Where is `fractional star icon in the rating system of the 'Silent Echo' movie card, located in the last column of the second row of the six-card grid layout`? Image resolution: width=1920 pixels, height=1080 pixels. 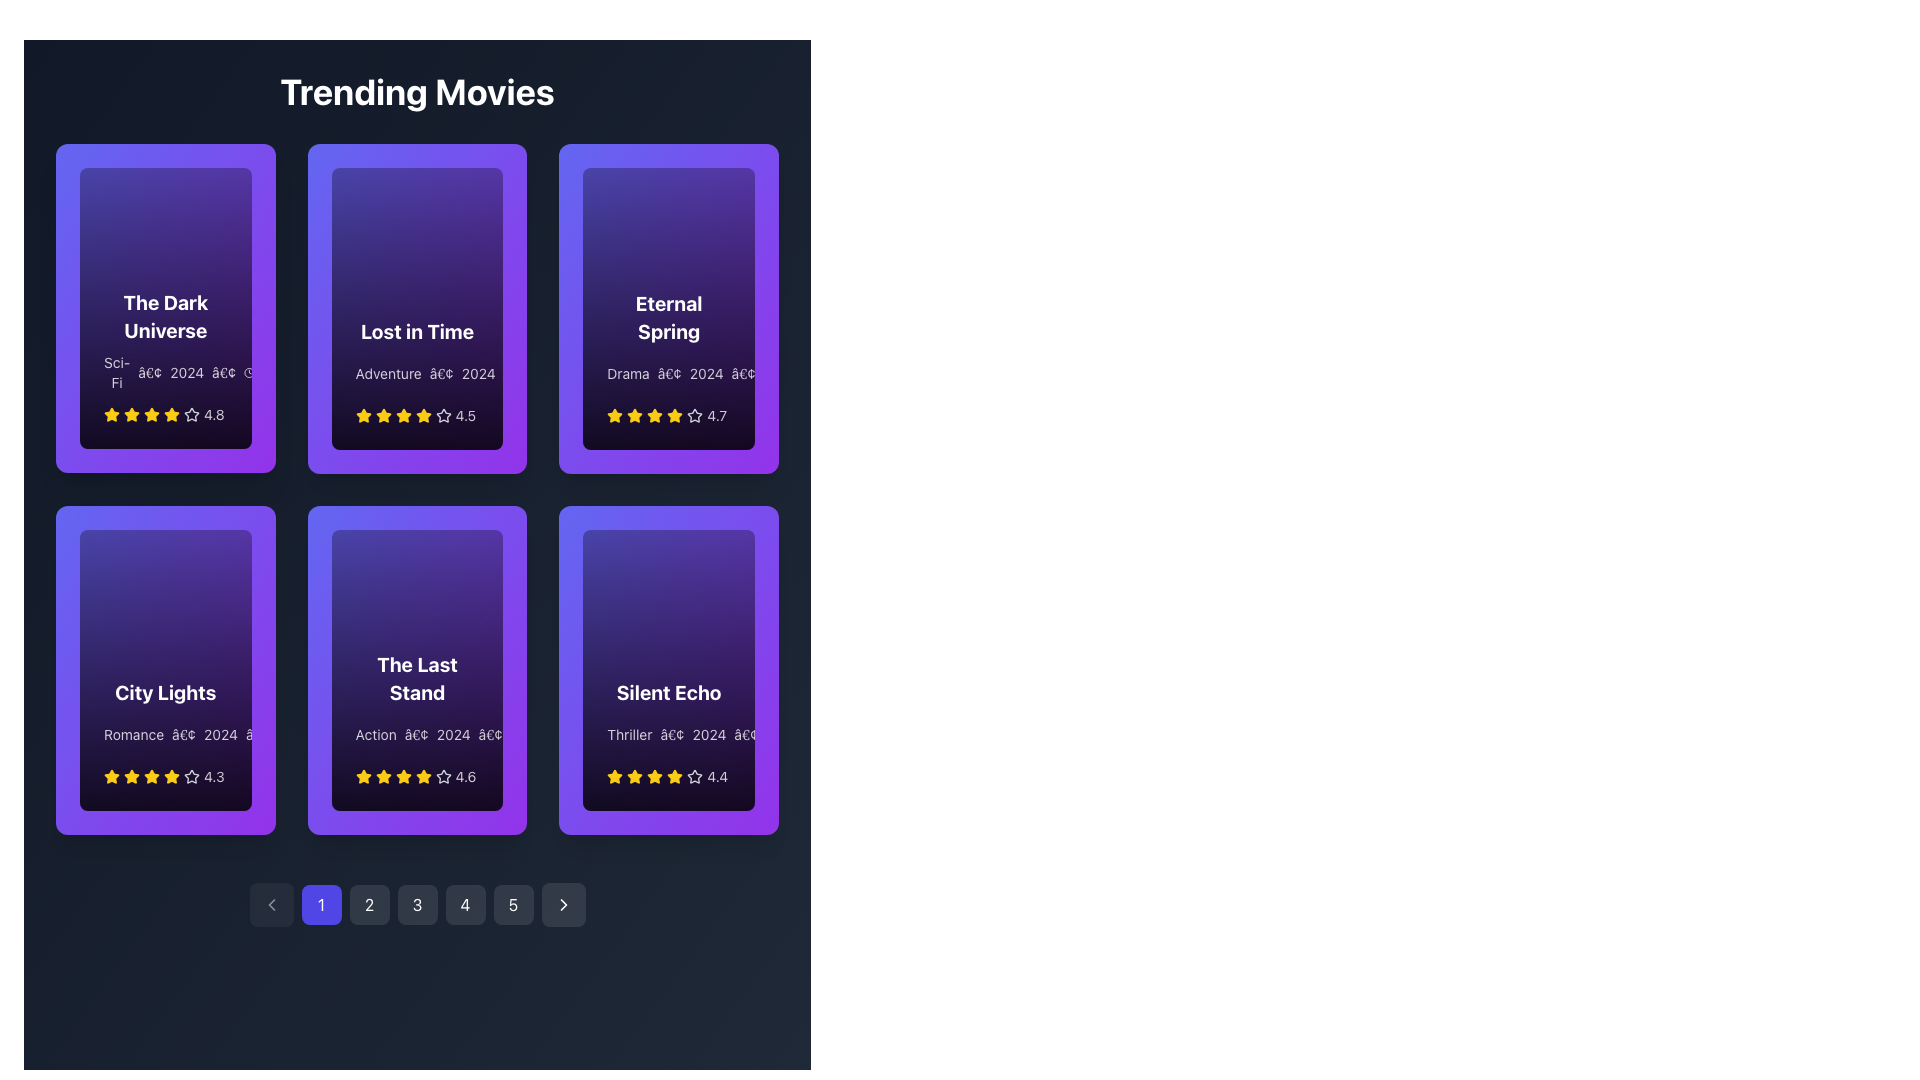
fractional star icon in the rating system of the 'Silent Echo' movie card, located in the last column of the second row of the six-card grid layout is located at coordinates (675, 775).